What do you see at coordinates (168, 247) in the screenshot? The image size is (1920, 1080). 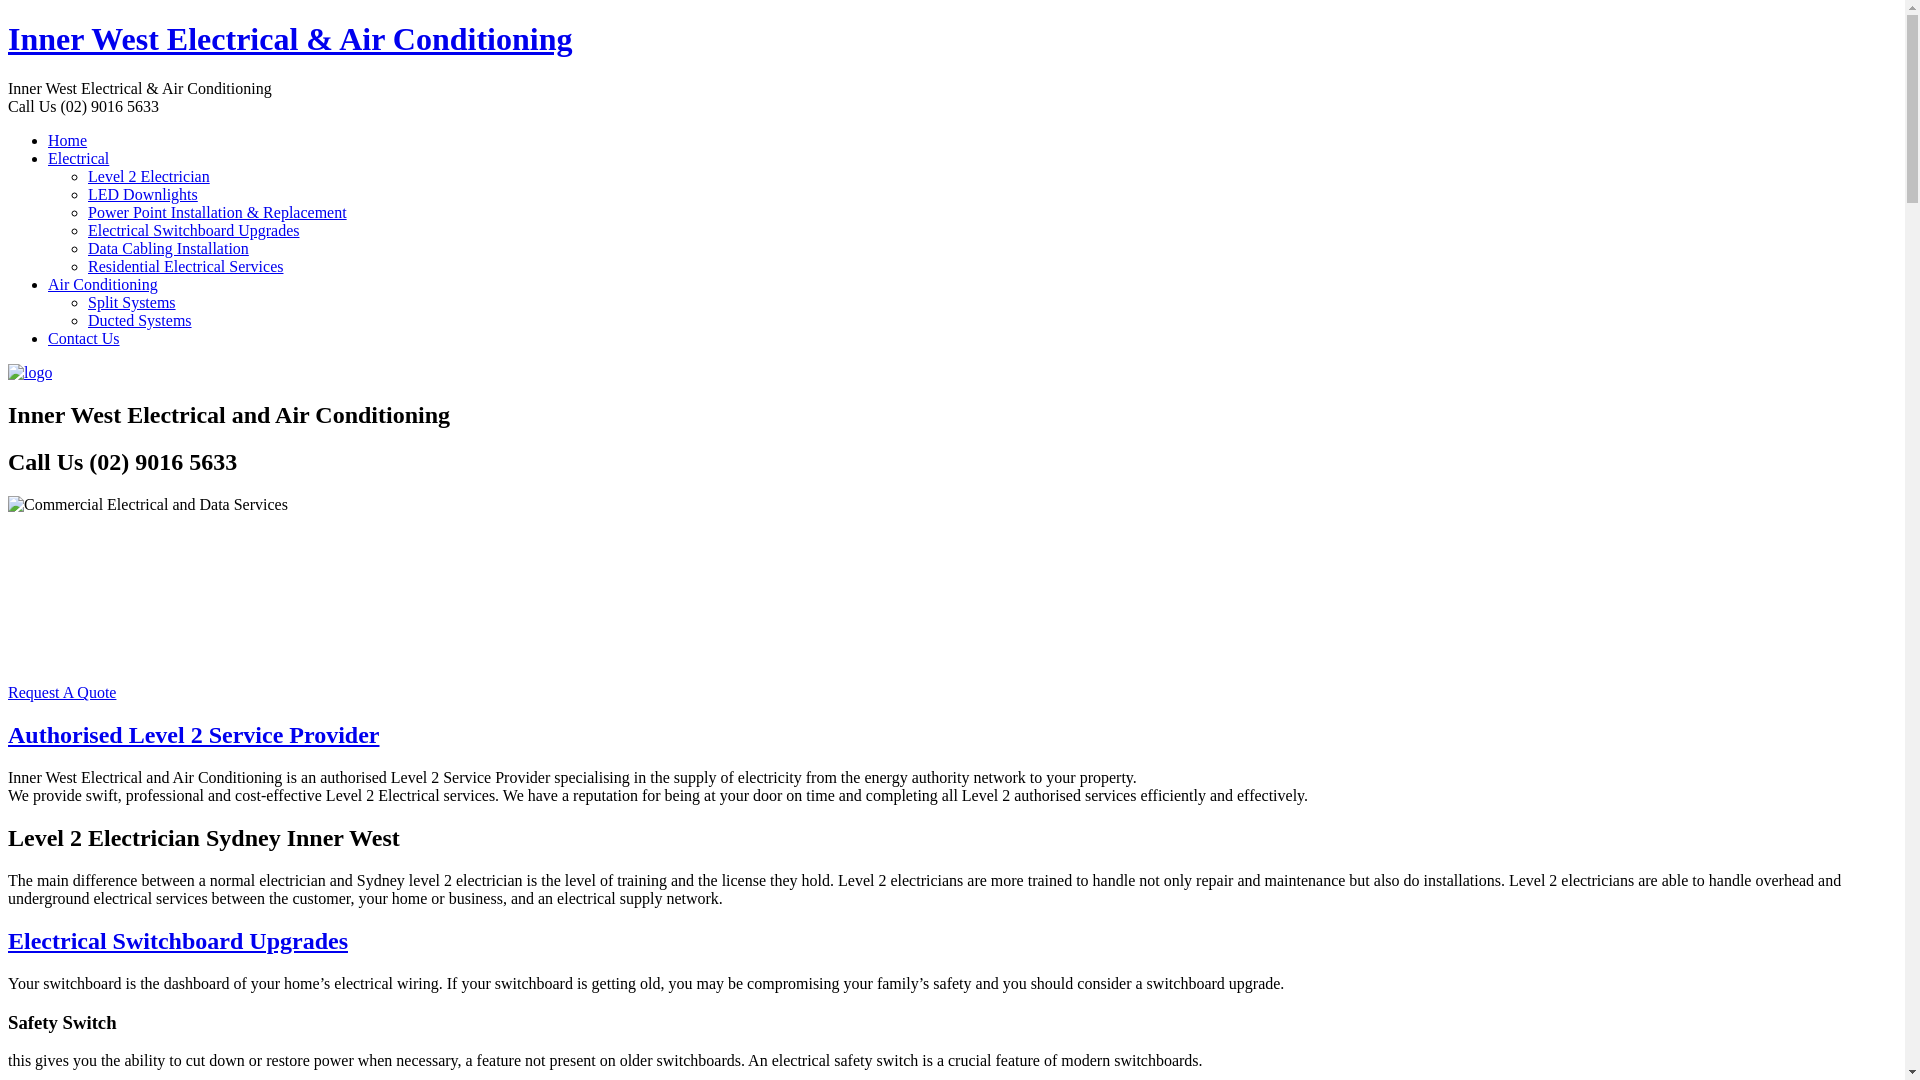 I see `'Data Cabling Installation'` at bounding box center [168, 247].